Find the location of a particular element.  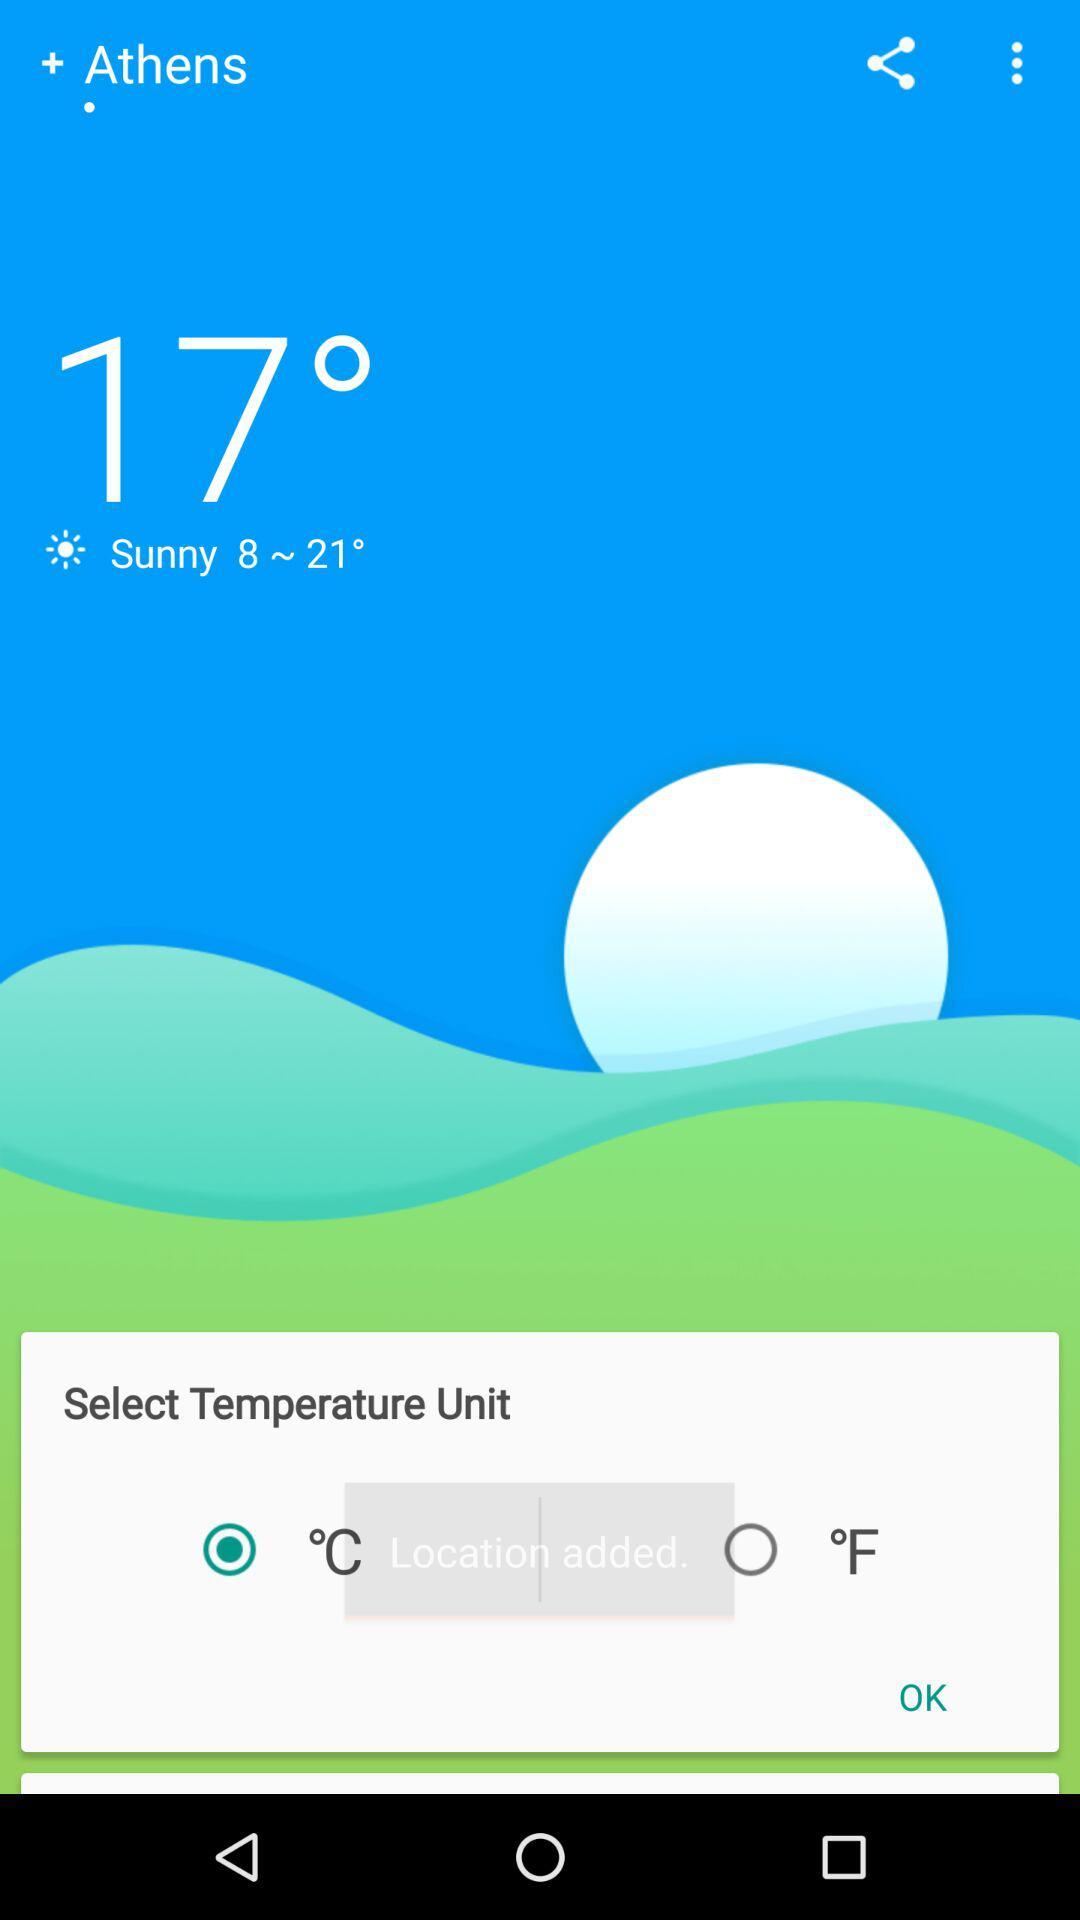

improper tagging is located at coordinates (540, 1783).